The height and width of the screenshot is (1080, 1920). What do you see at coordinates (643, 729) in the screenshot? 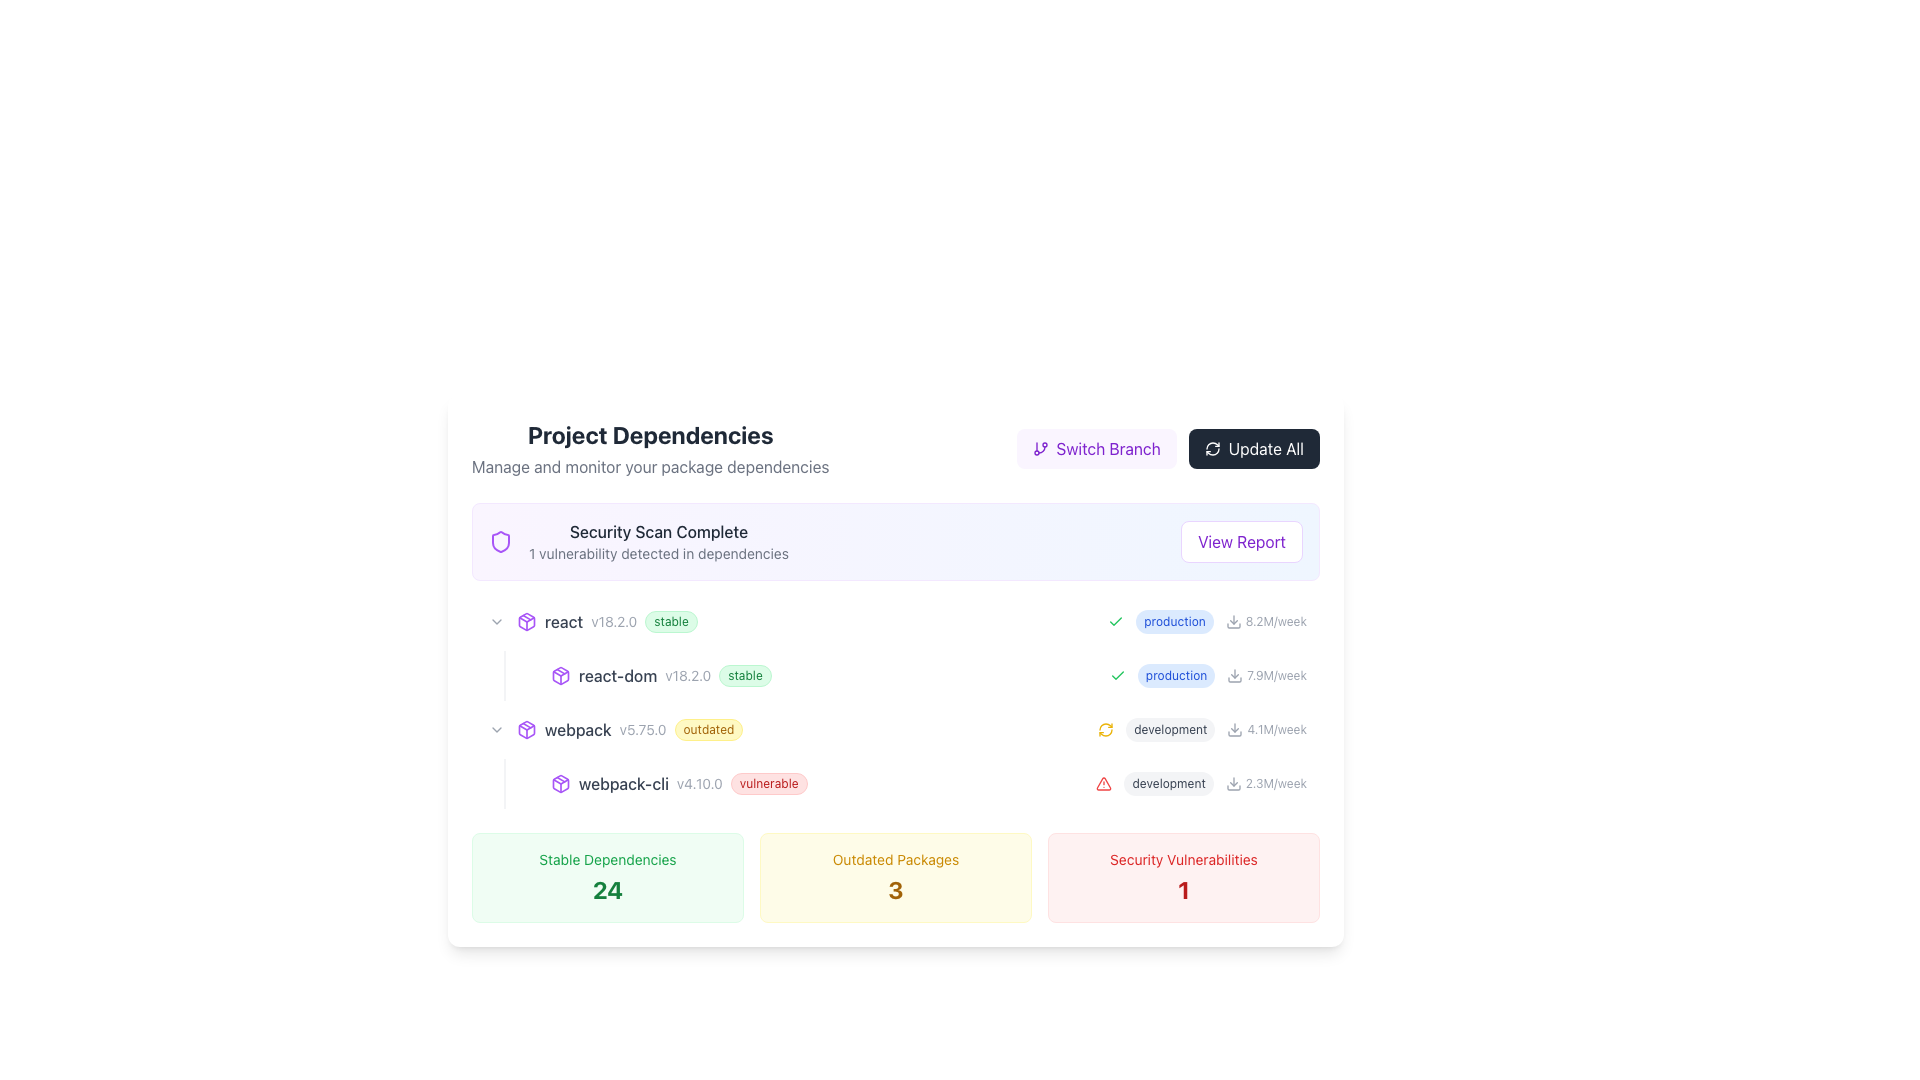
I see `the text label displaying version 'v5.75.0', which is styled in a small gray font and positioned between 'webpack' and 'outdated'` at bounding box center [643, 729].